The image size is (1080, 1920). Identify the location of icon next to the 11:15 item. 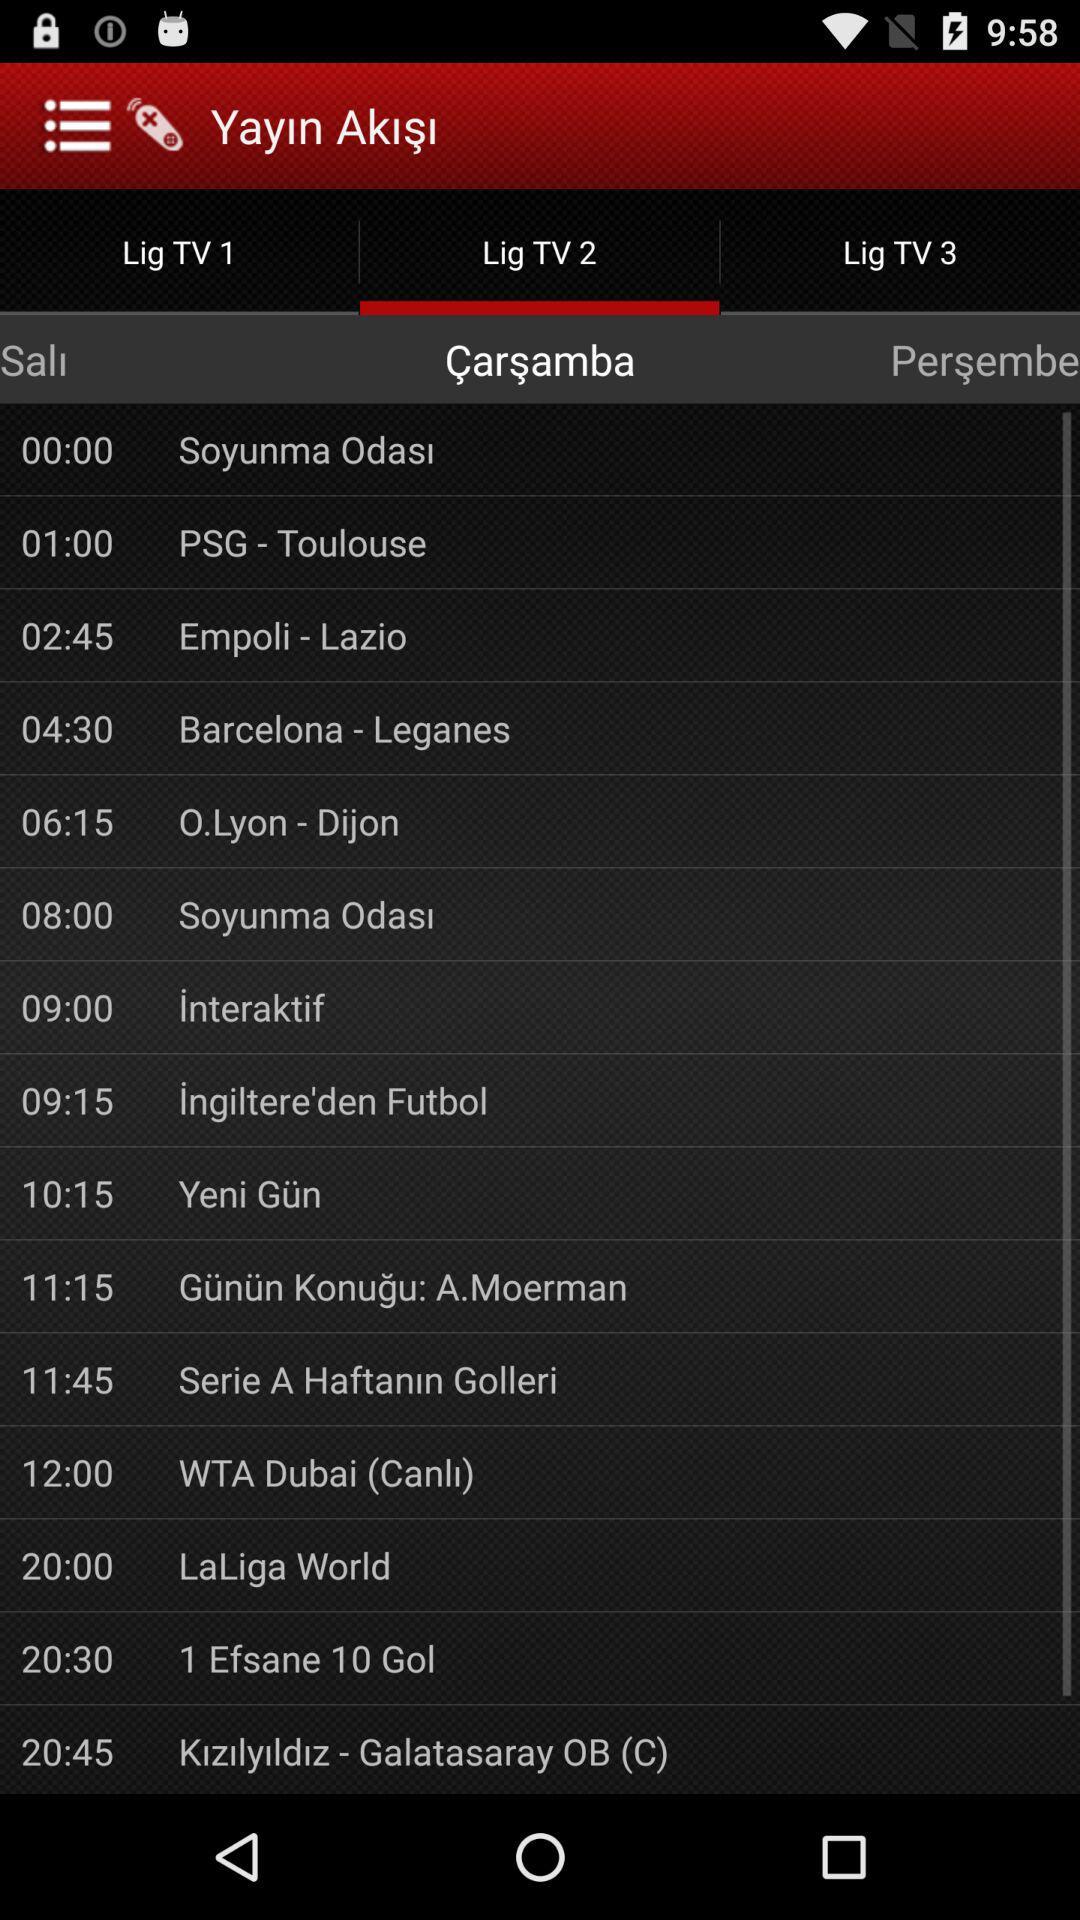
(617, 1286).